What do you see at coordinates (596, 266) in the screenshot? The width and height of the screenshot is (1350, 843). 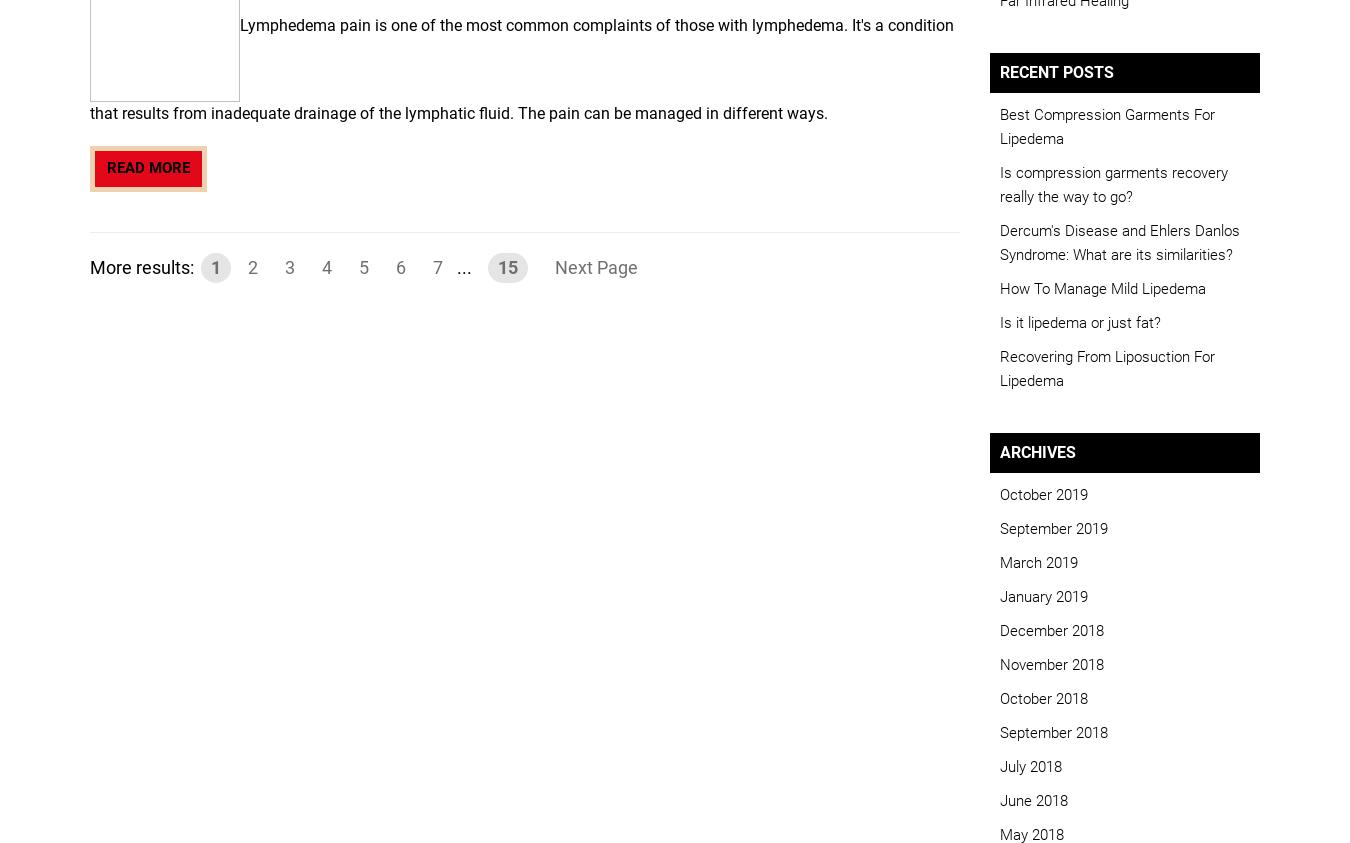 I see `'Next Page'` at bounding box center [596, 266].